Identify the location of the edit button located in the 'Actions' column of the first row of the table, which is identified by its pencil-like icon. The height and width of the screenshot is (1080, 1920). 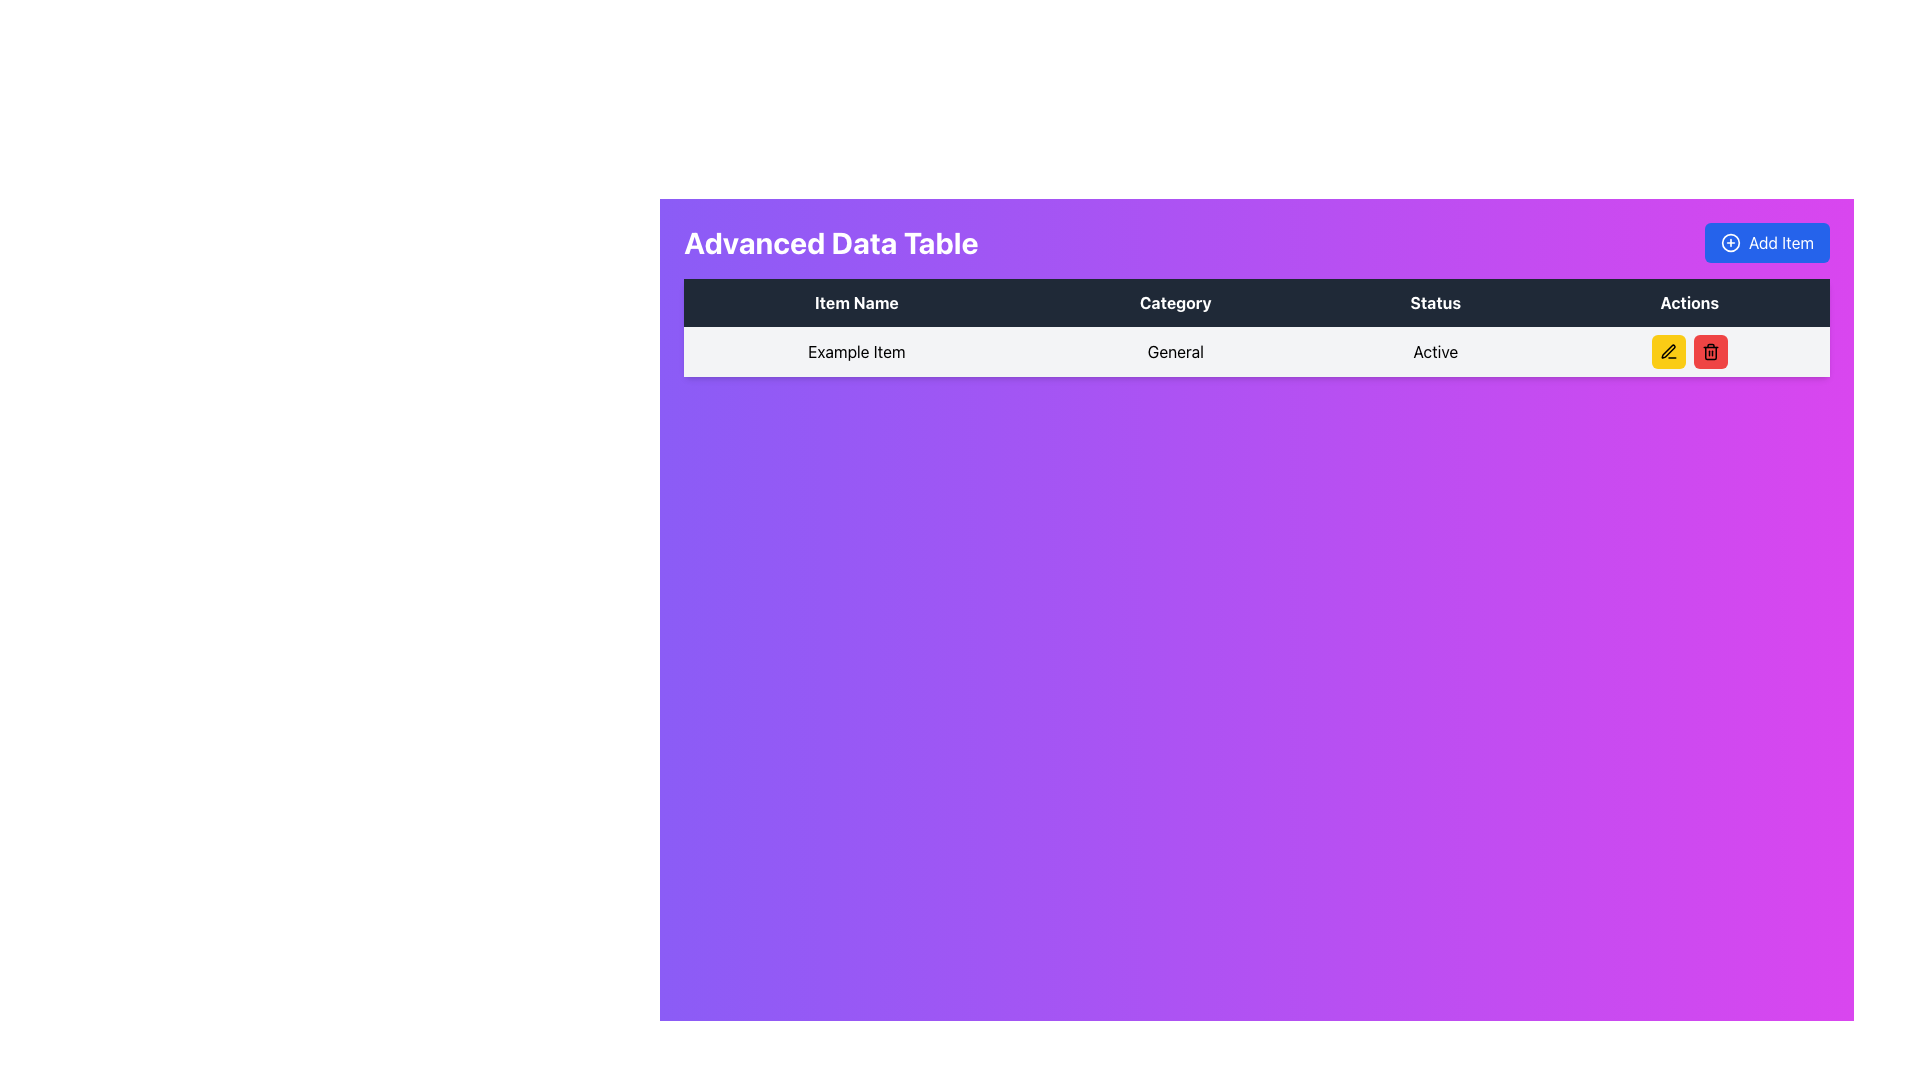
(1668, 350).